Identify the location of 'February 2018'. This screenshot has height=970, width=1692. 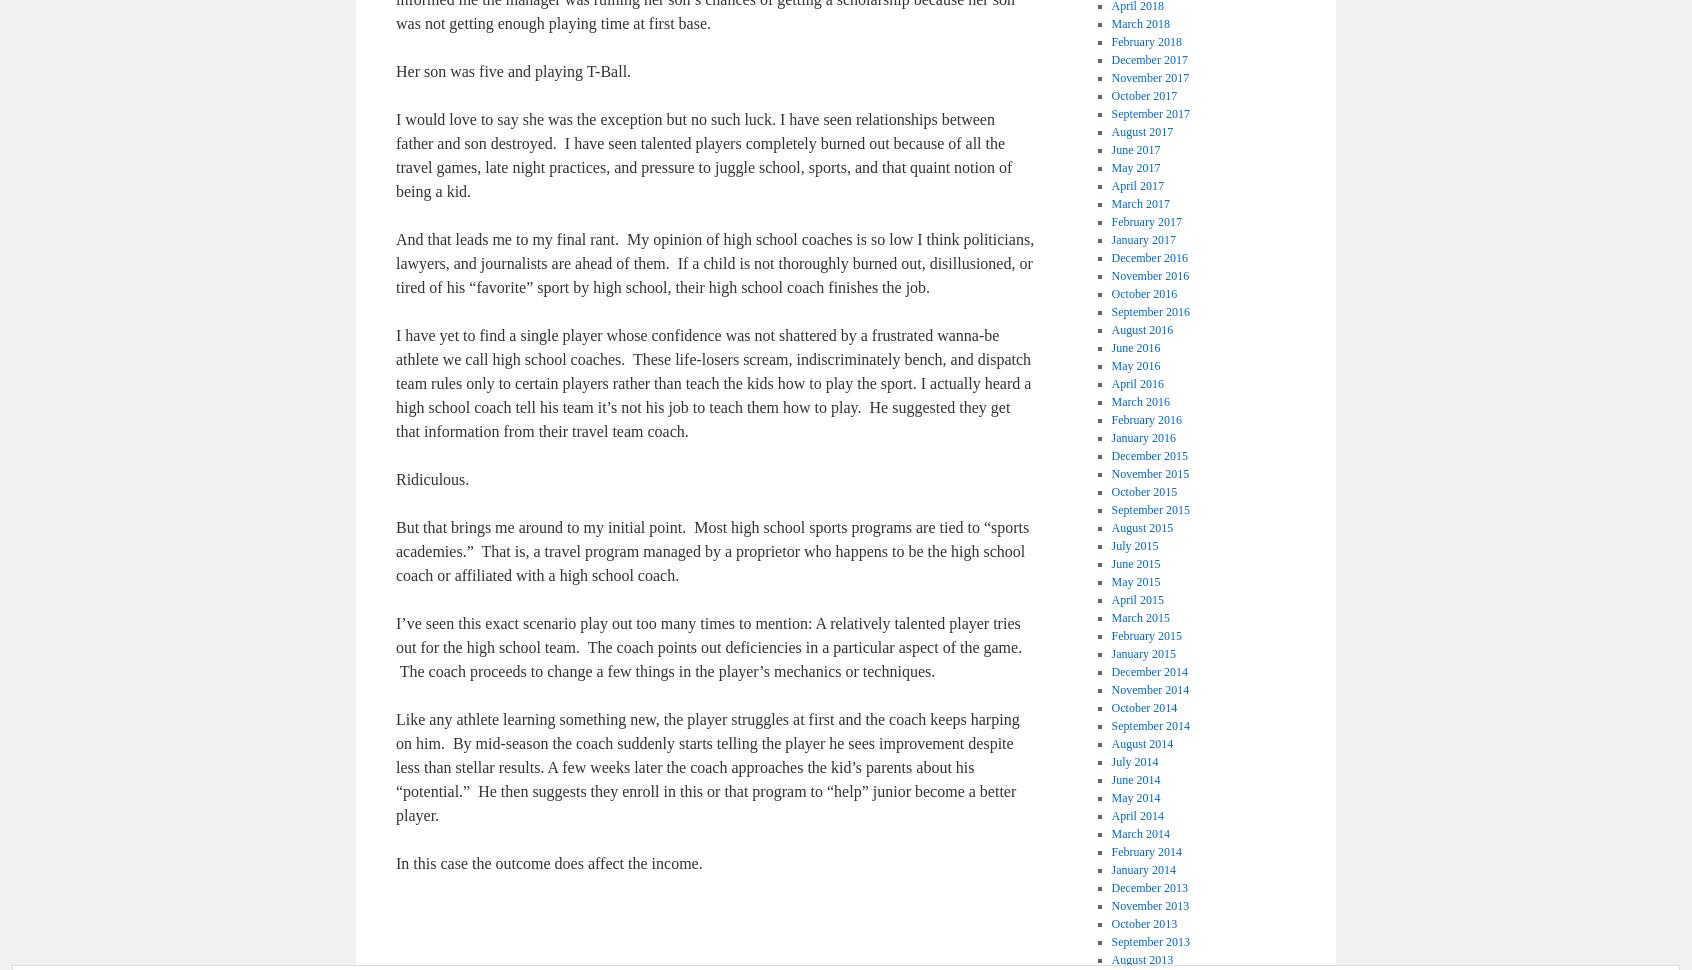
(1144, 42).